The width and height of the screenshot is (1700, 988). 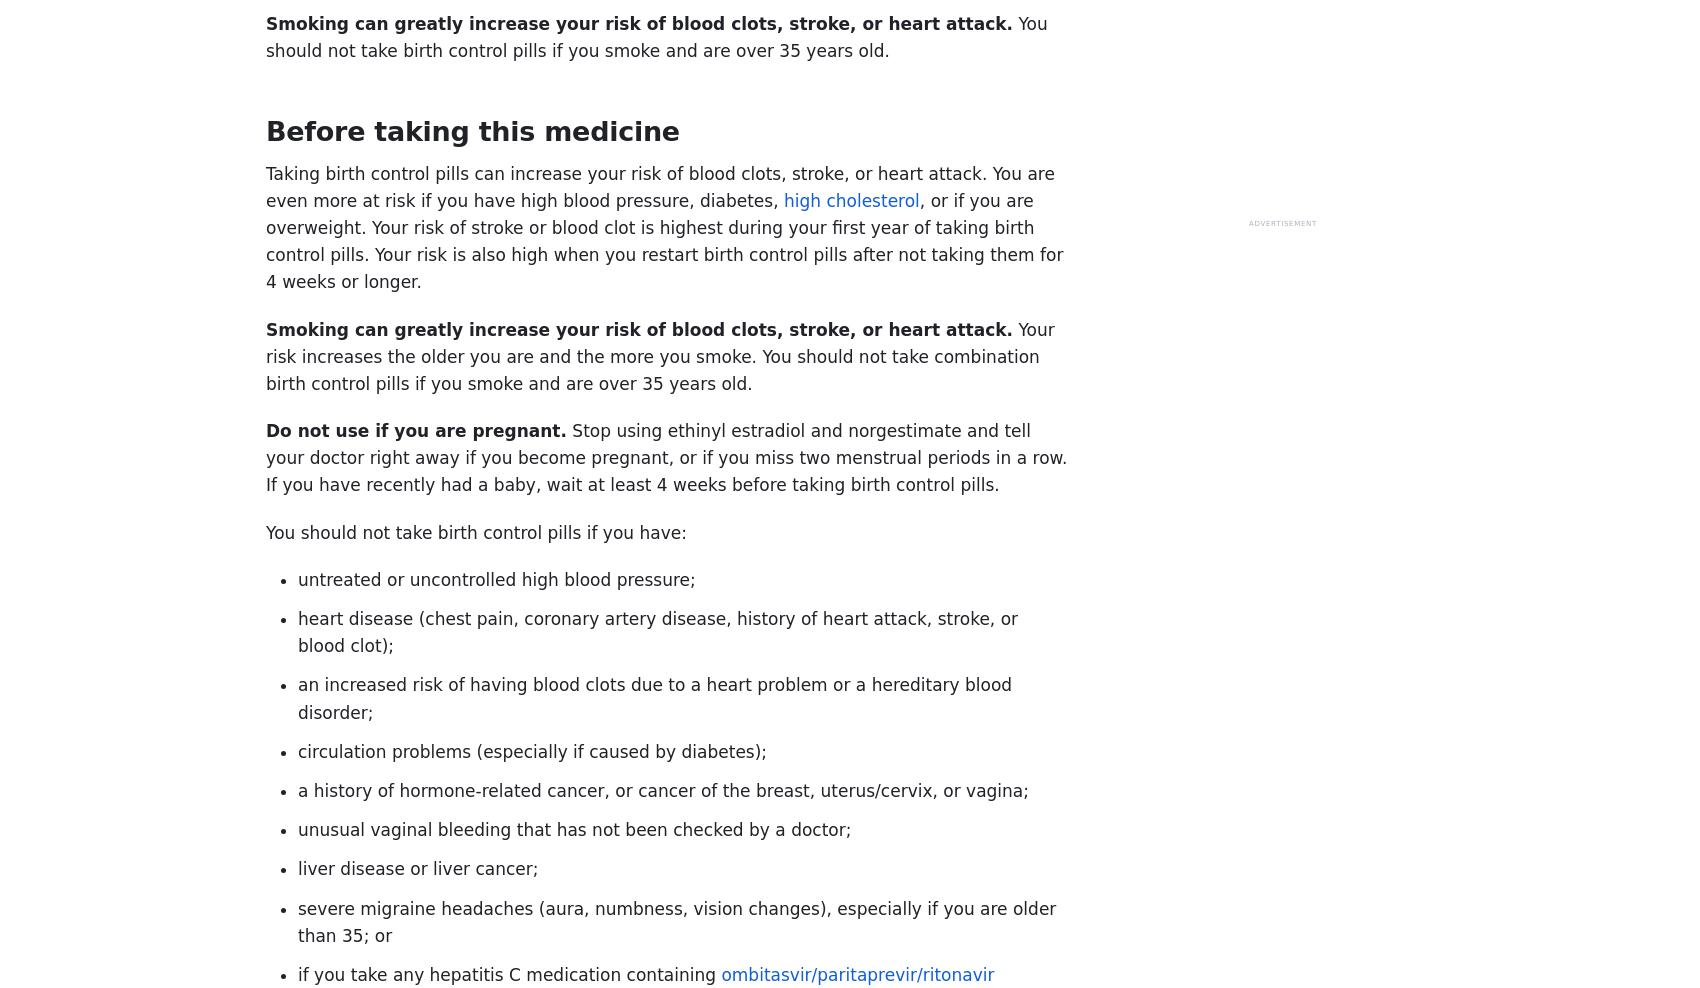 I want to click on 'Before taking this medicine', so click(x=472, y=129).